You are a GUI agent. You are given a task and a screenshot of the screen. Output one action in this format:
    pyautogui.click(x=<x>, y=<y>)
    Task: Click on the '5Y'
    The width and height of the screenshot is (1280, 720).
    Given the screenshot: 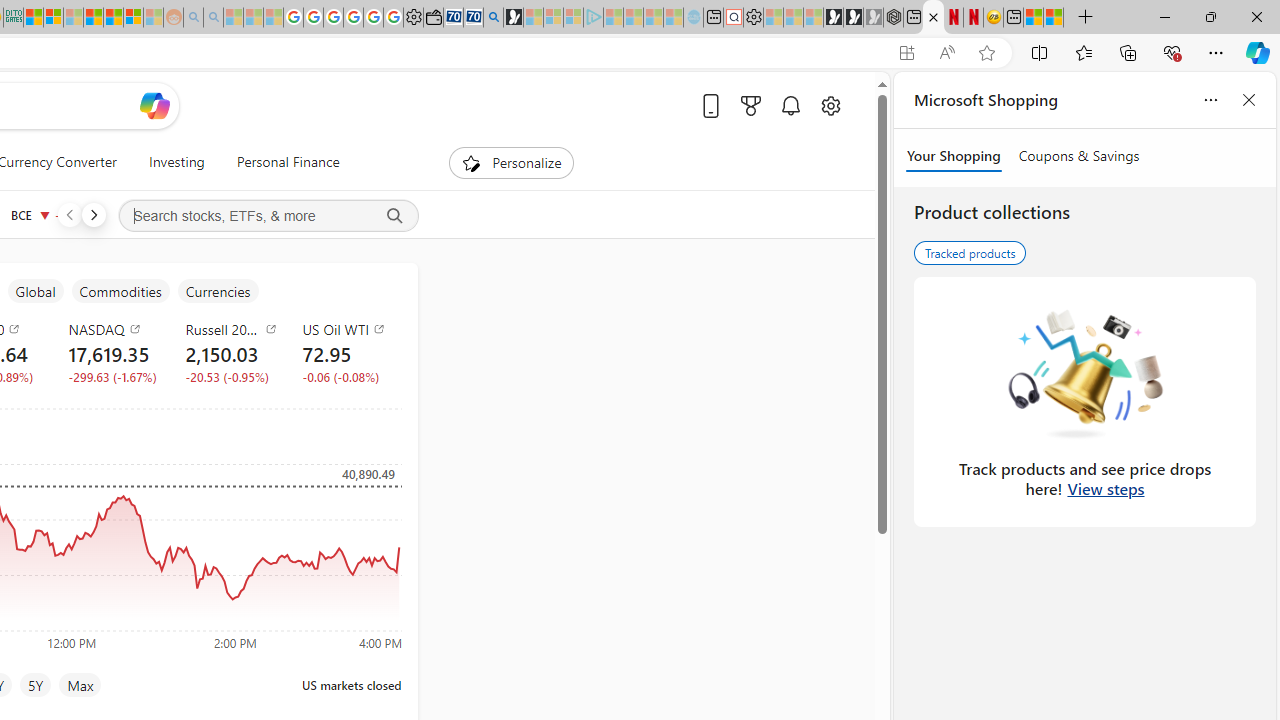 What is the action you would take?
    pyautogui.click(x=35, y=684)
    